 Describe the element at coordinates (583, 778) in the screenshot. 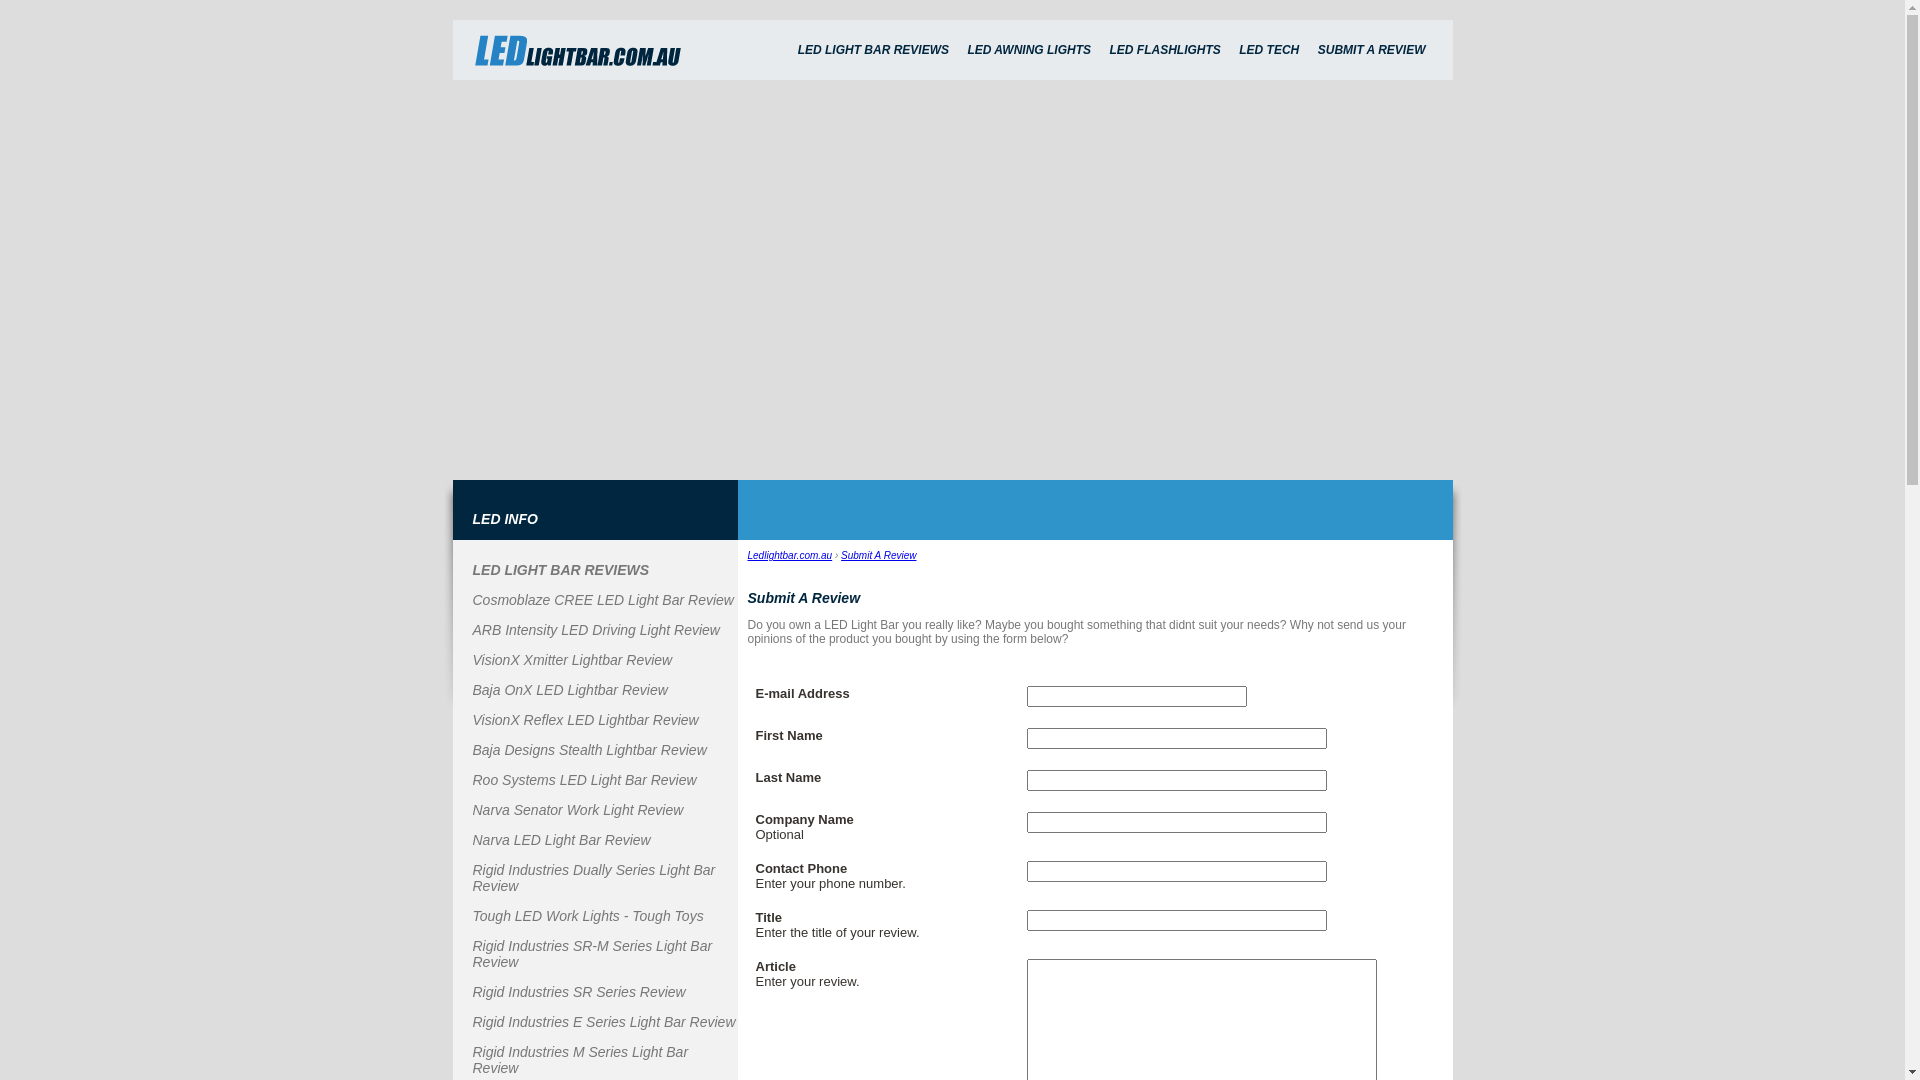

I see `'Roo Systems LED Light Bar Review'` at that location.